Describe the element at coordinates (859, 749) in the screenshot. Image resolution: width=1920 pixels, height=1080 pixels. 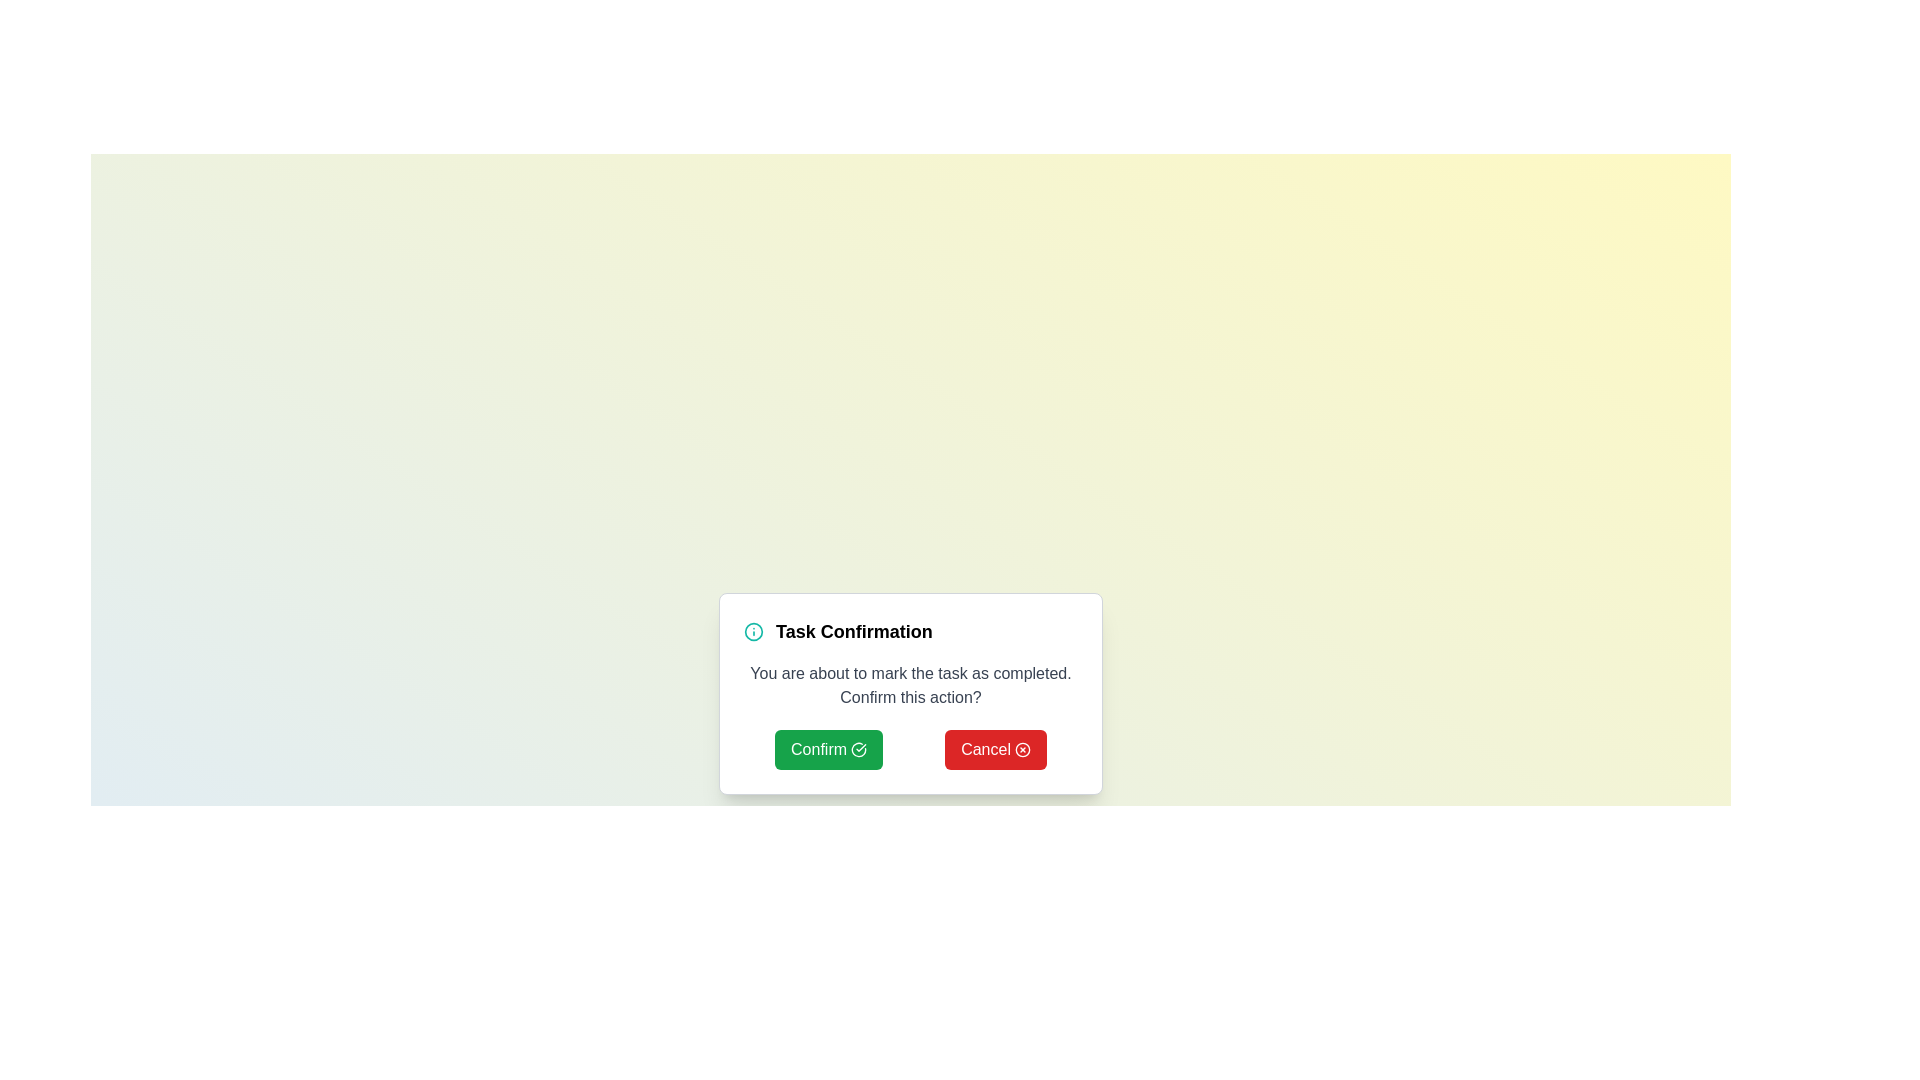
I see `the circular icon with a check mark inside the green 'Confirm' button at the bottom of the card in the modal dialog to confirm` at that location.